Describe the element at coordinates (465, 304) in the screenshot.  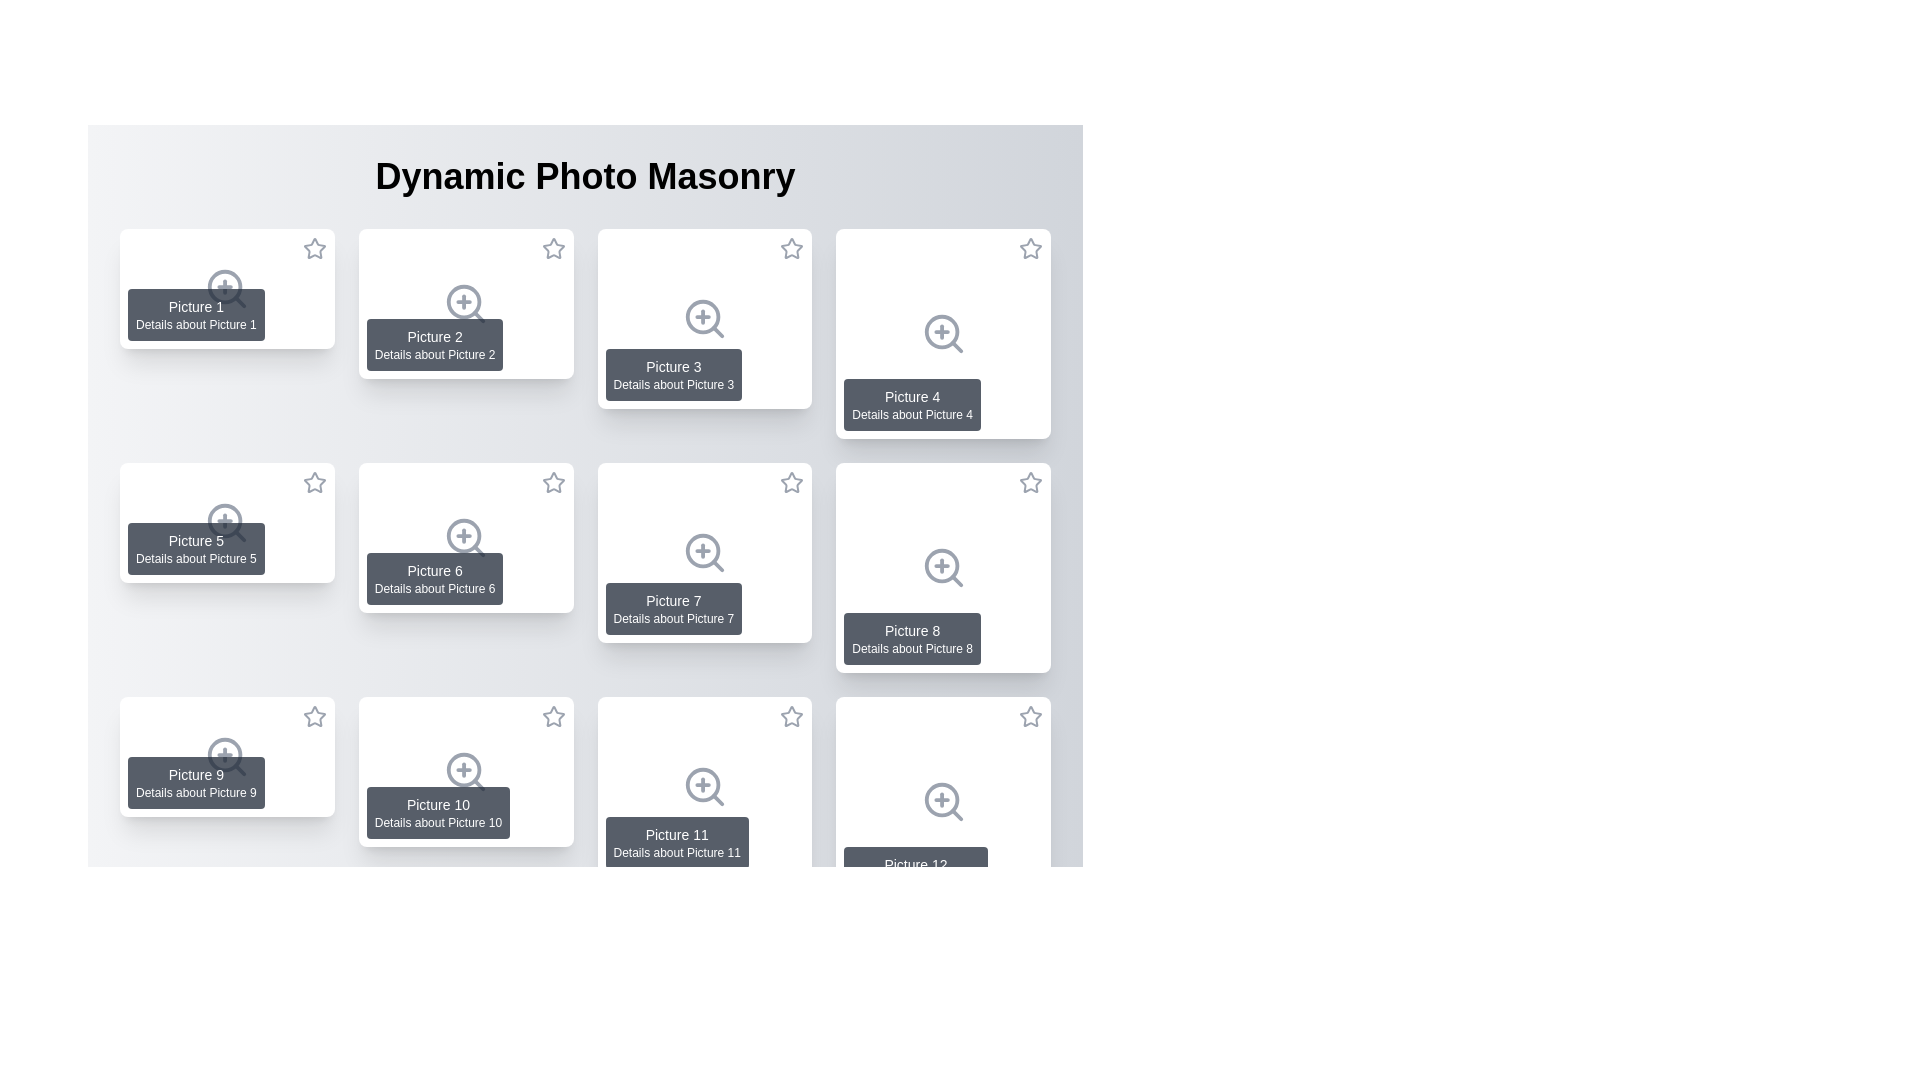
I see `the gray magnifying glass icon with a plus symbol inside it, located on the card labeled 'Picture 2' in the top row, second column` at that location.